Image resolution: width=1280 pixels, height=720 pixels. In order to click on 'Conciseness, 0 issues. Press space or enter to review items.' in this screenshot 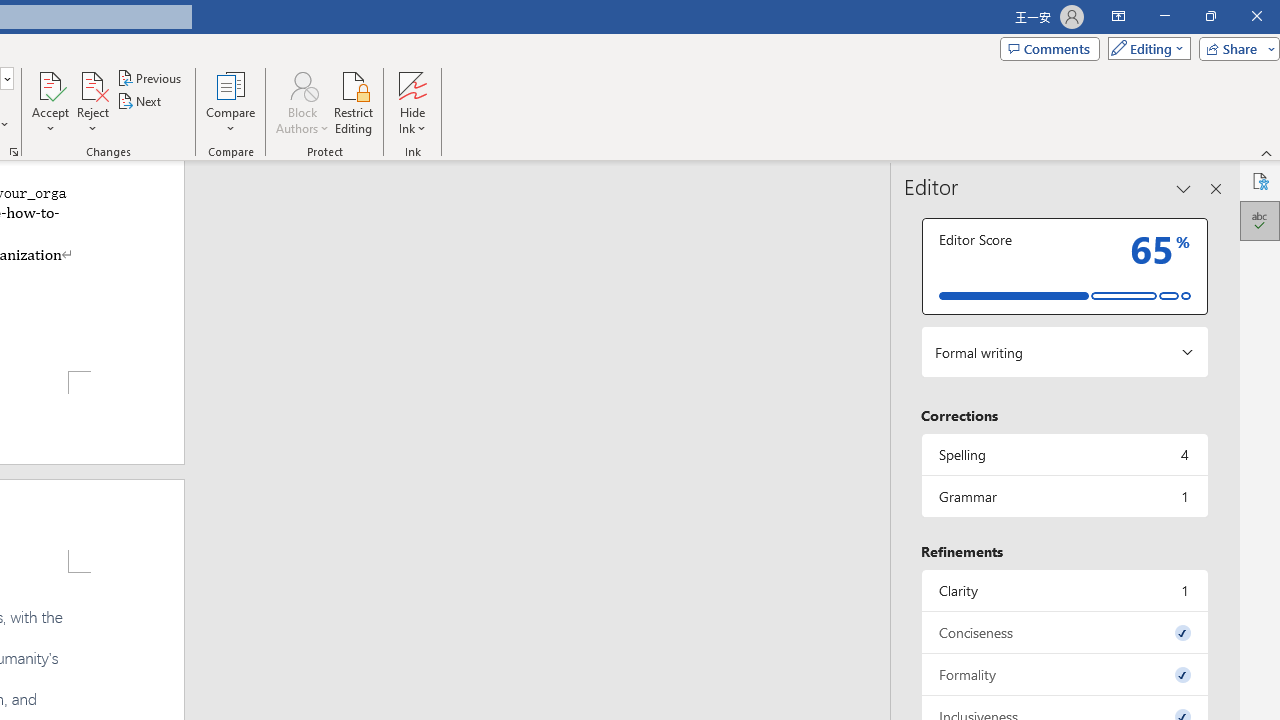, I will do `click(1063, 632)`.